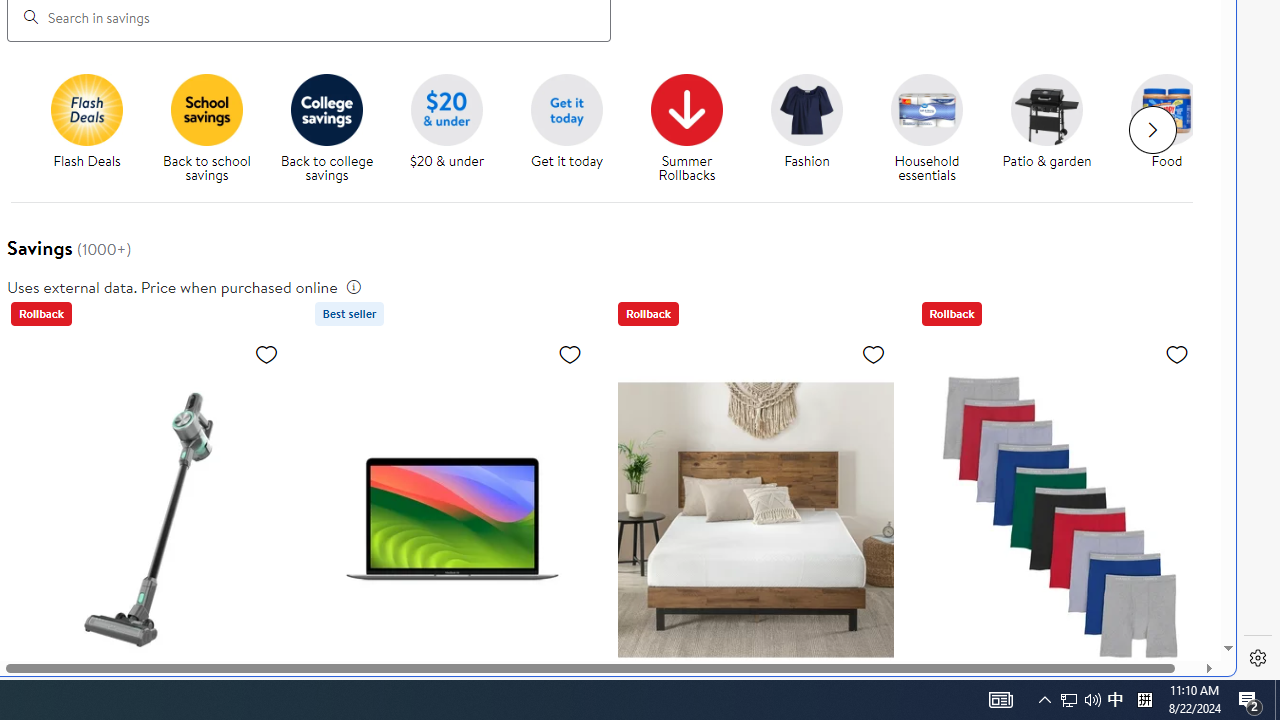  I want to click on 'Fashion Fashion', so click(807, 122).